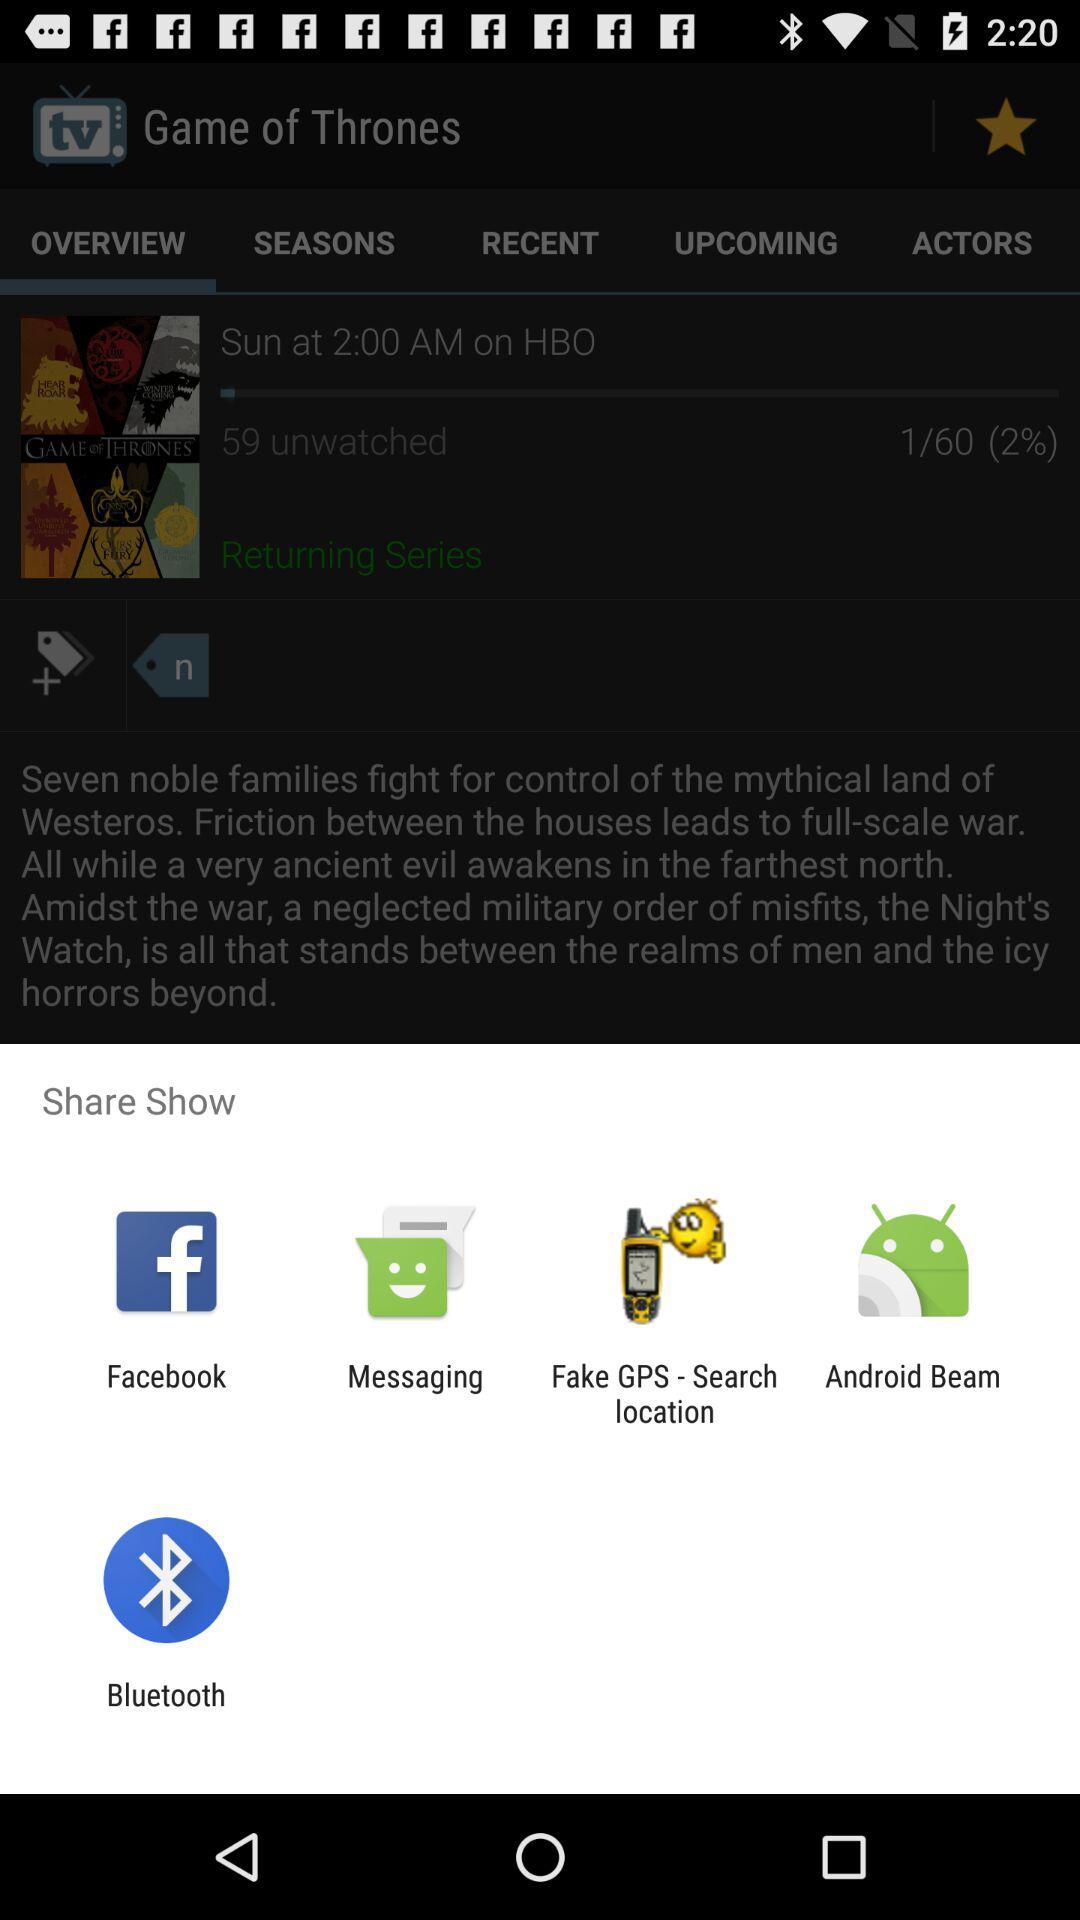  I want to click on item to the left of the messaging app, so click(165, 1392).